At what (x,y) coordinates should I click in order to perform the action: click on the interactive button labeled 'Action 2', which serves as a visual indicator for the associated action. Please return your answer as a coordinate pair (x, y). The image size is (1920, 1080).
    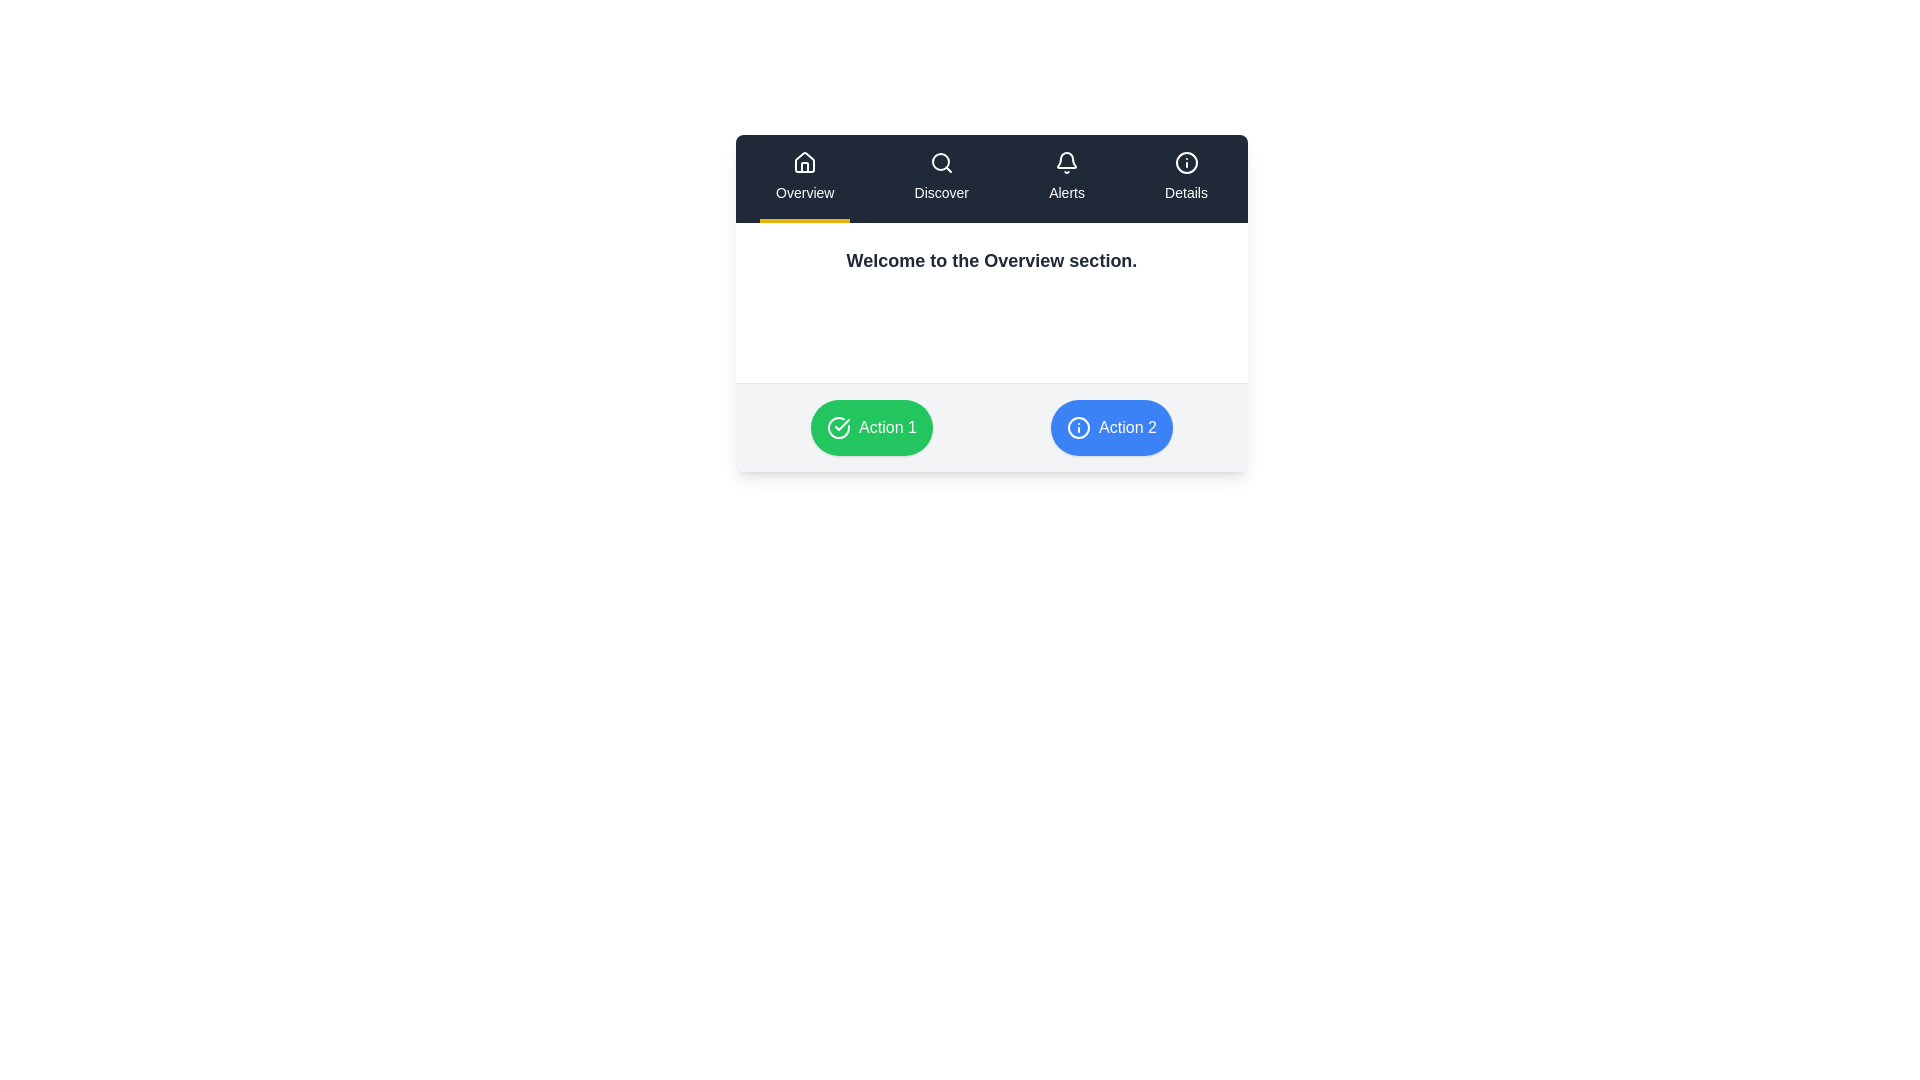
    Looking at the image, I should click on (1078, 427).